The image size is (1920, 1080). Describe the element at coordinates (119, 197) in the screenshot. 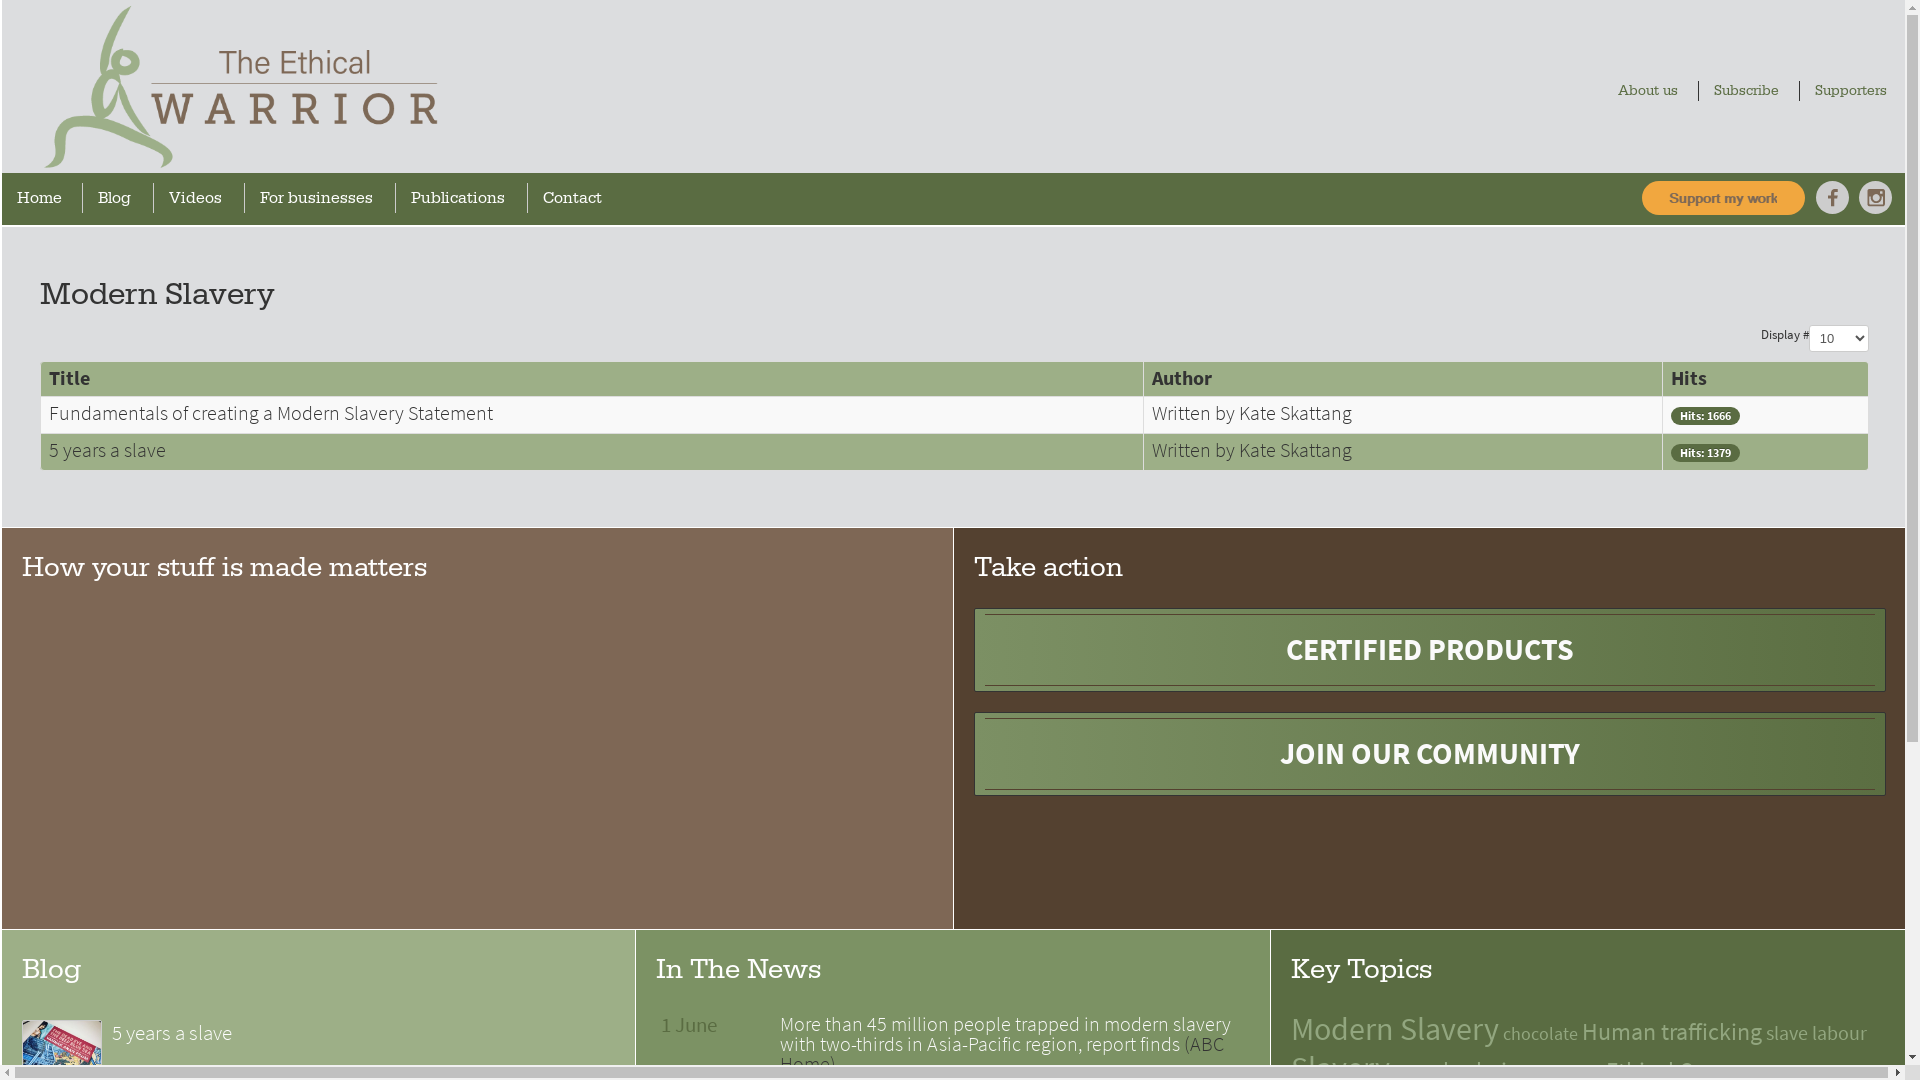

I see `'Blog'` at that location.